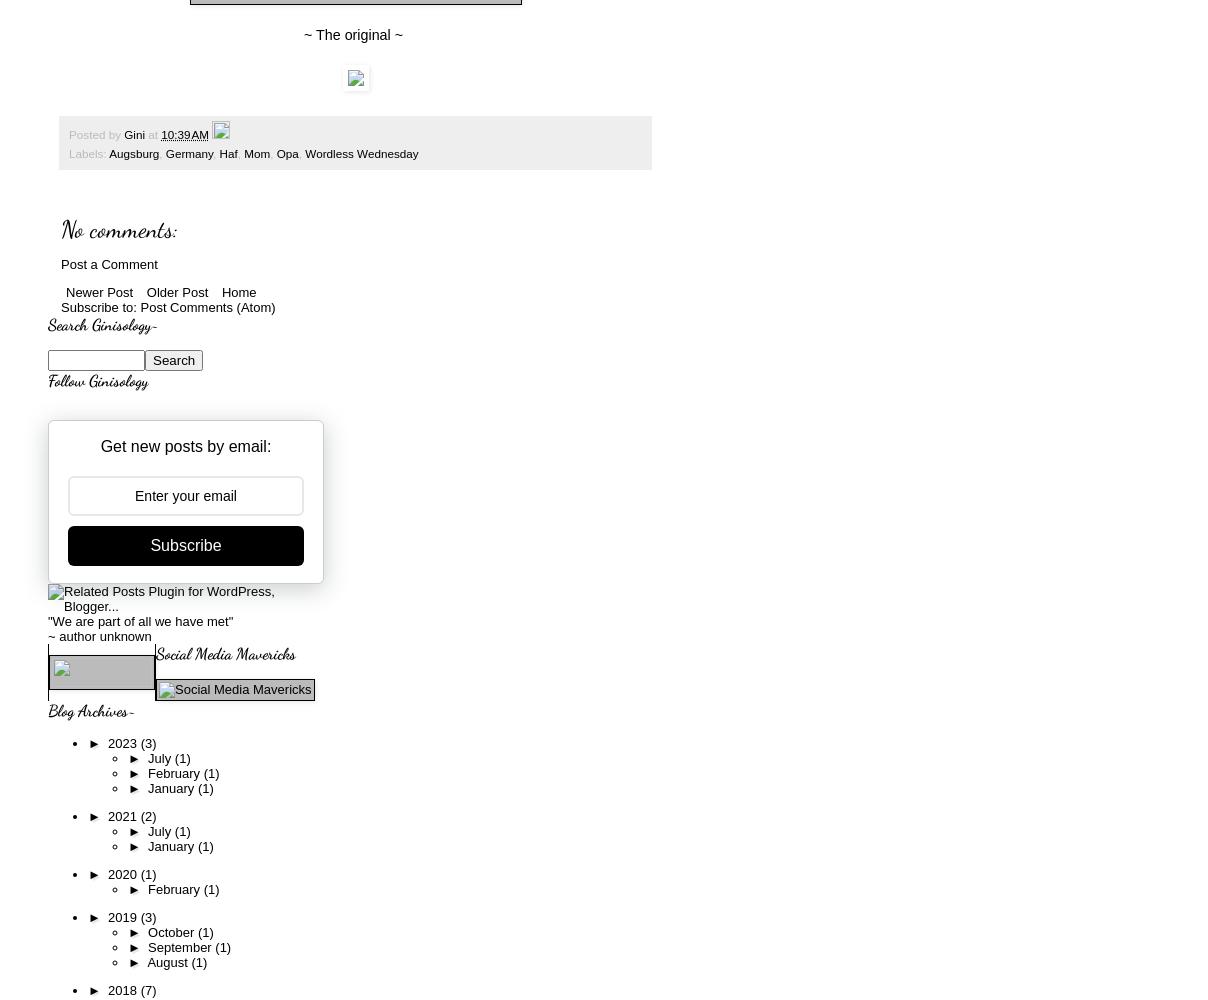 The width and height of the screenshot is (1208, 1000). I want to click on 'at', so click(154, 134).